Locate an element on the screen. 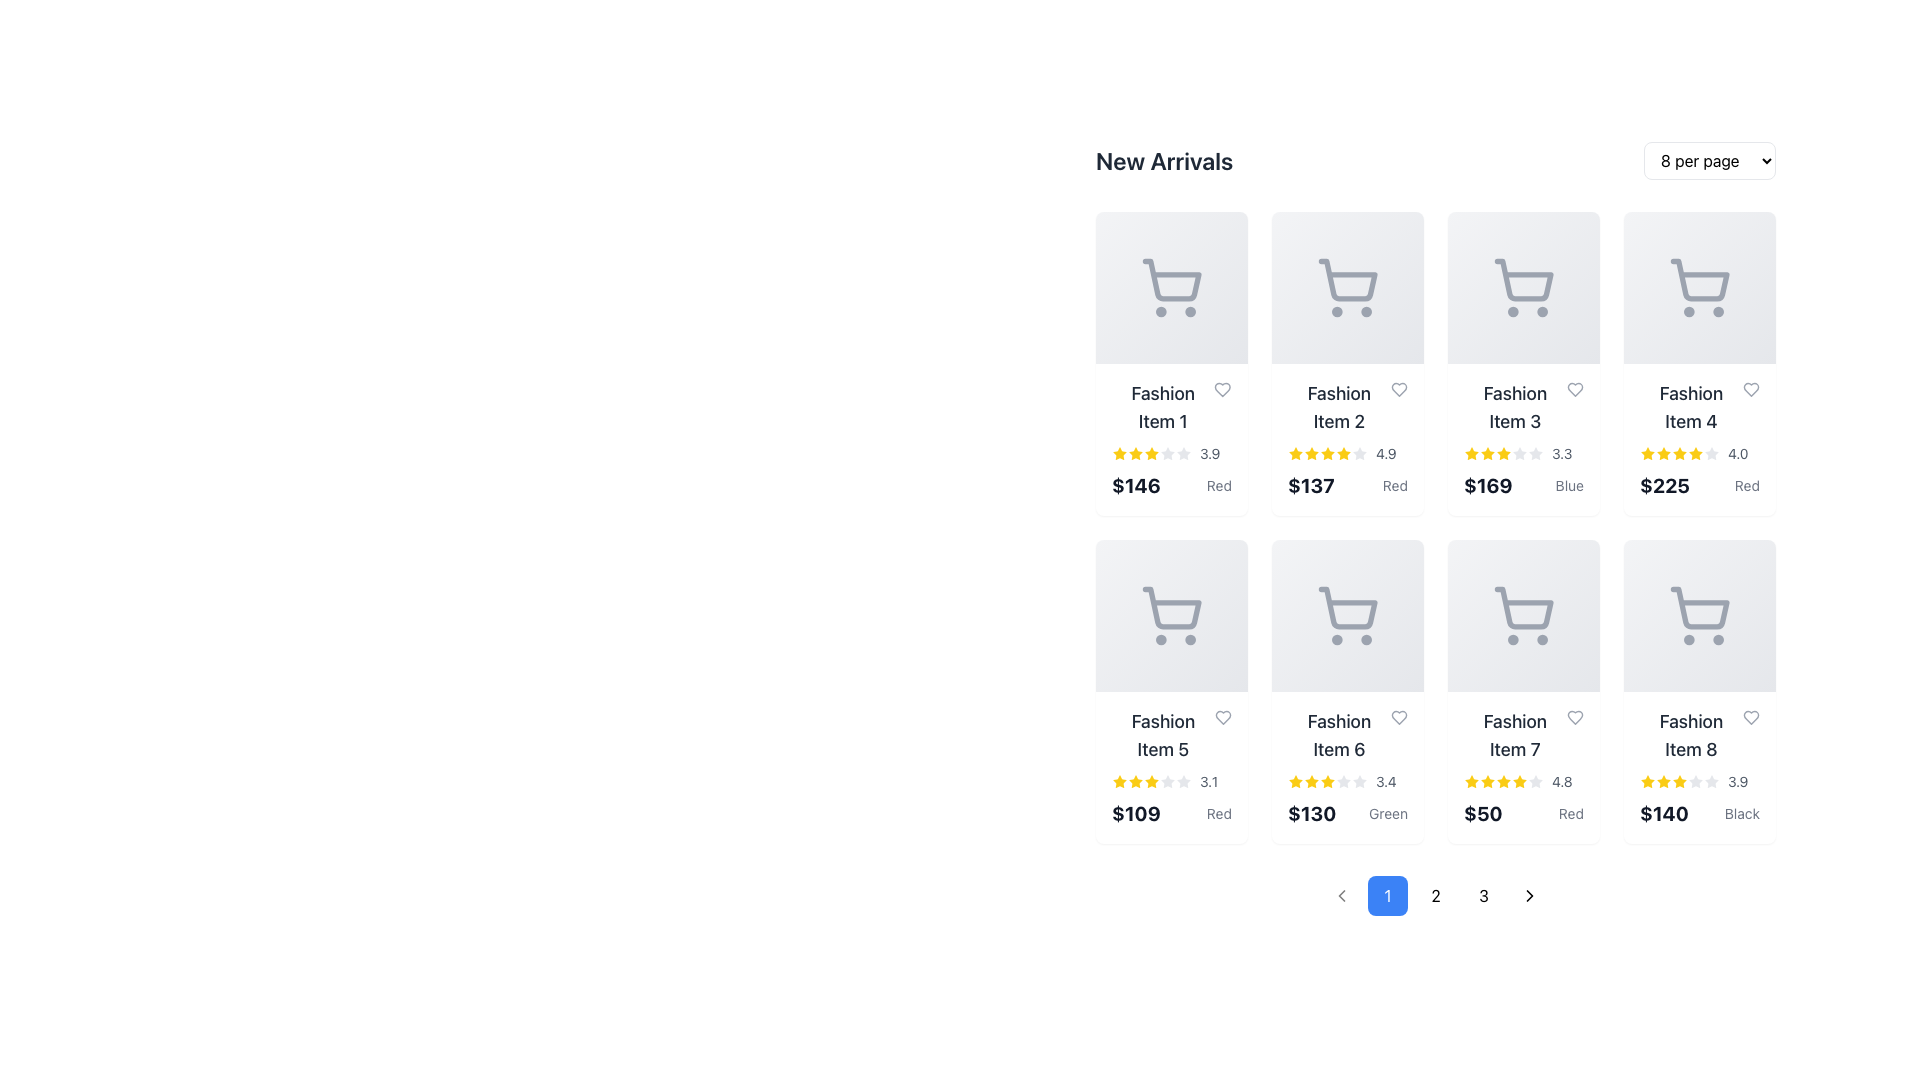  fourth star icon in the 5-star rating system for 'Fashion Item 4', which visually indicates a part of a 4.0 rating is located at coordinates (1680, 454).